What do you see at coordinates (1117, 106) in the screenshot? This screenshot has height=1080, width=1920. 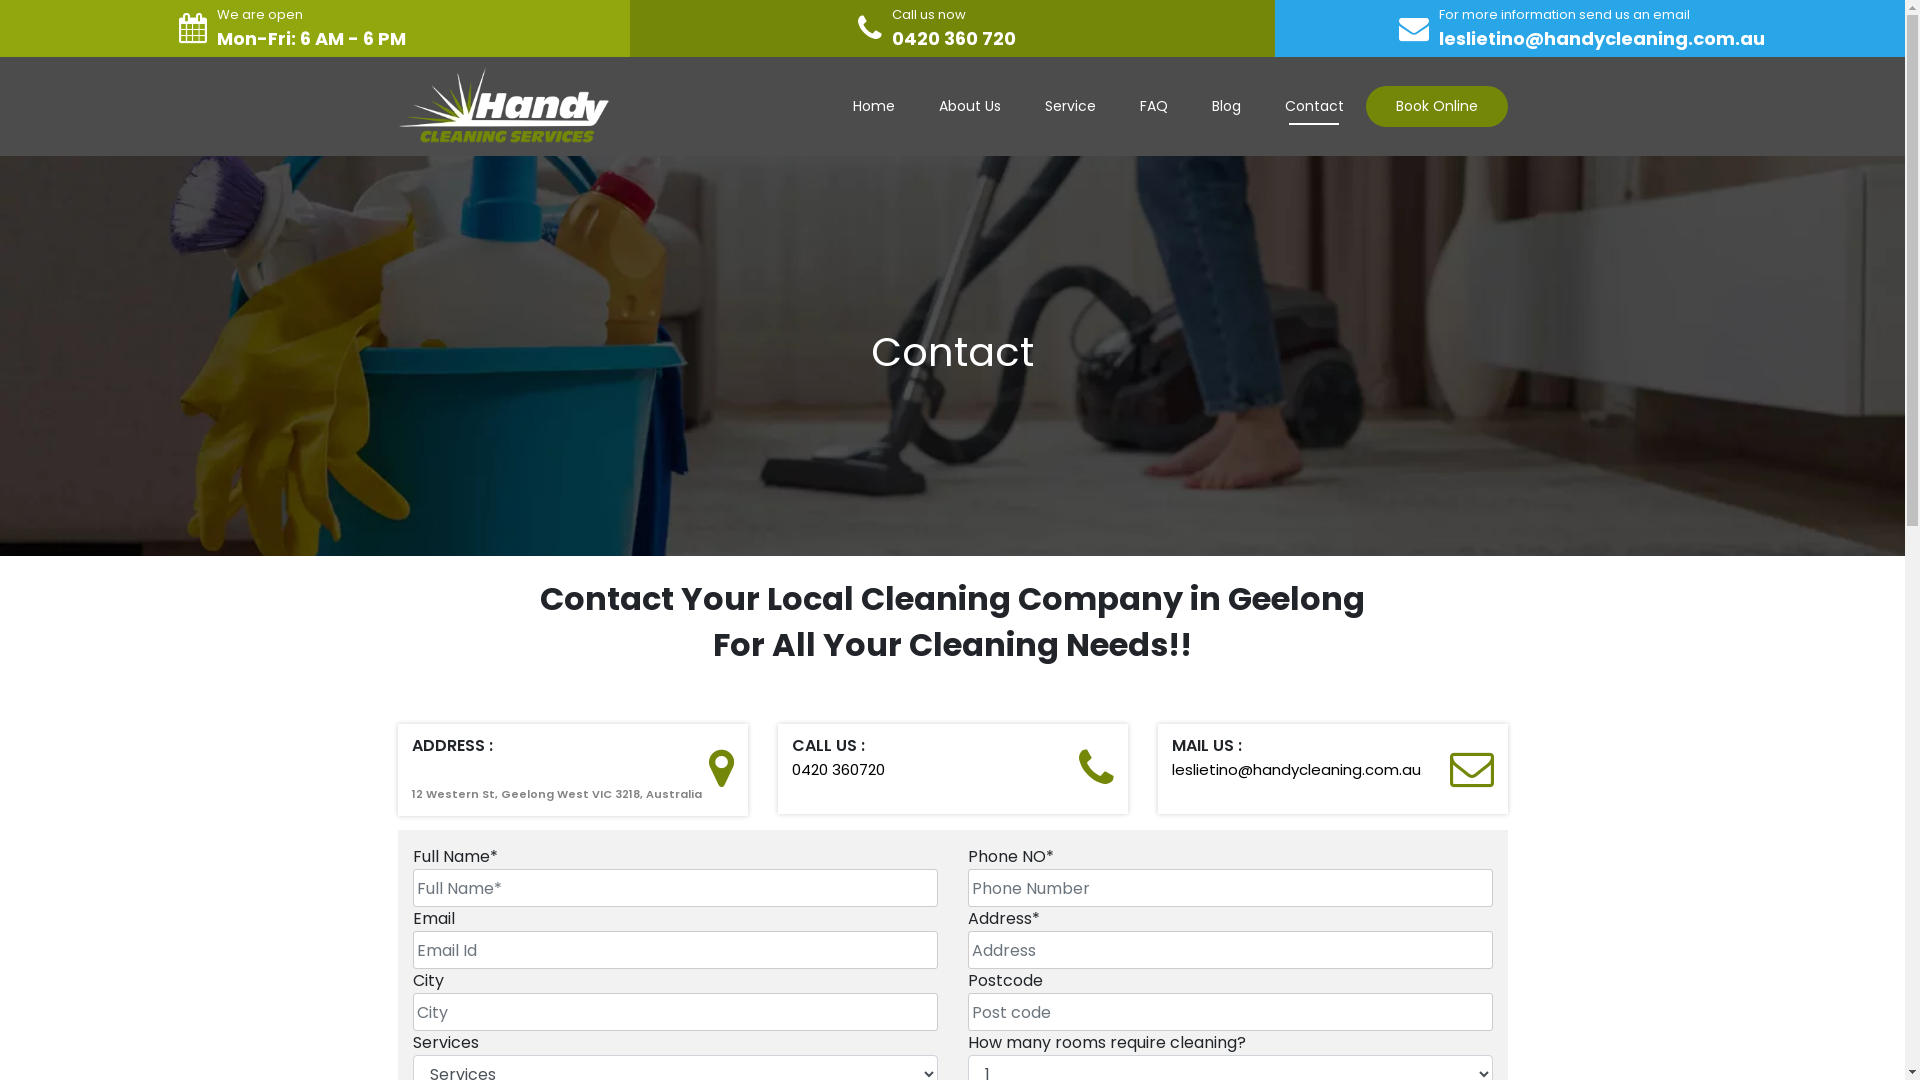 I see `'FAQ'` at bounding box center [1117, 106].